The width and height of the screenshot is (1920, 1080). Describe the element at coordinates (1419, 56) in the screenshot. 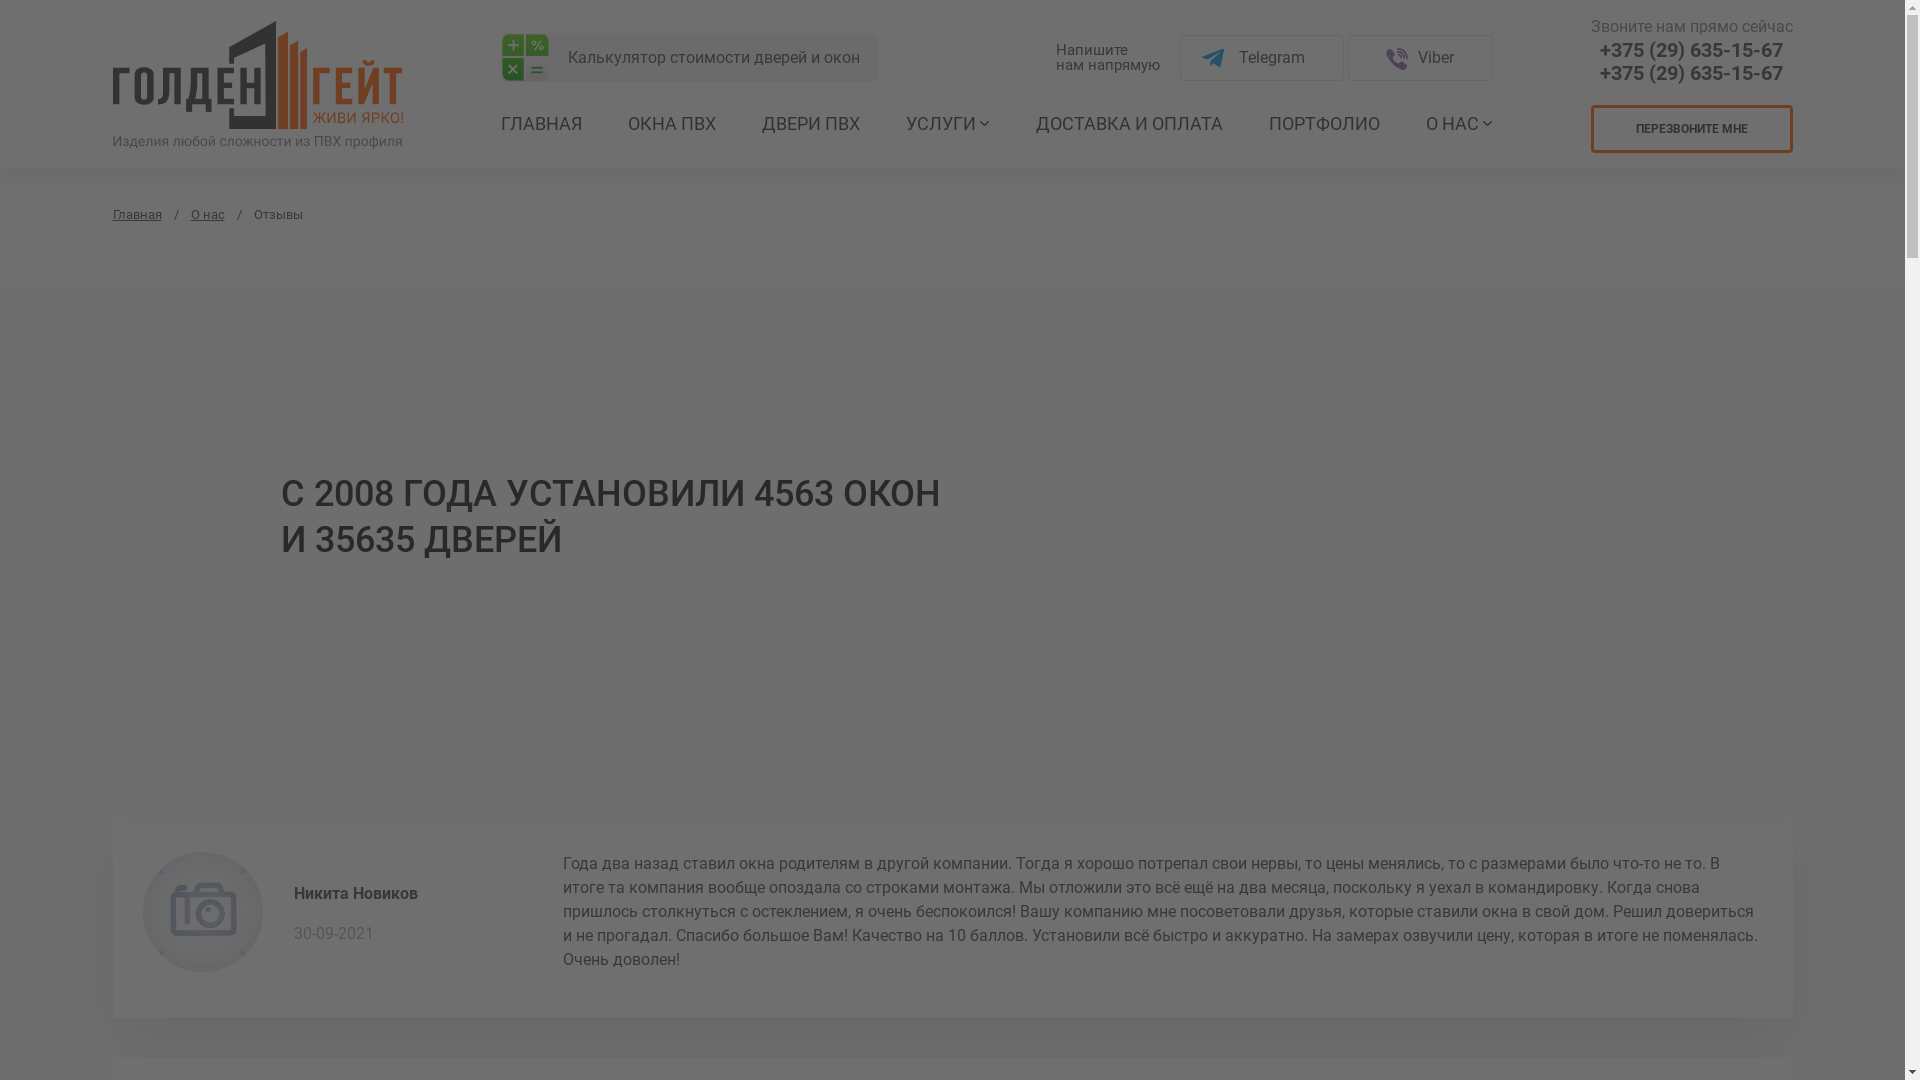

I see `'Viber'` at that location.